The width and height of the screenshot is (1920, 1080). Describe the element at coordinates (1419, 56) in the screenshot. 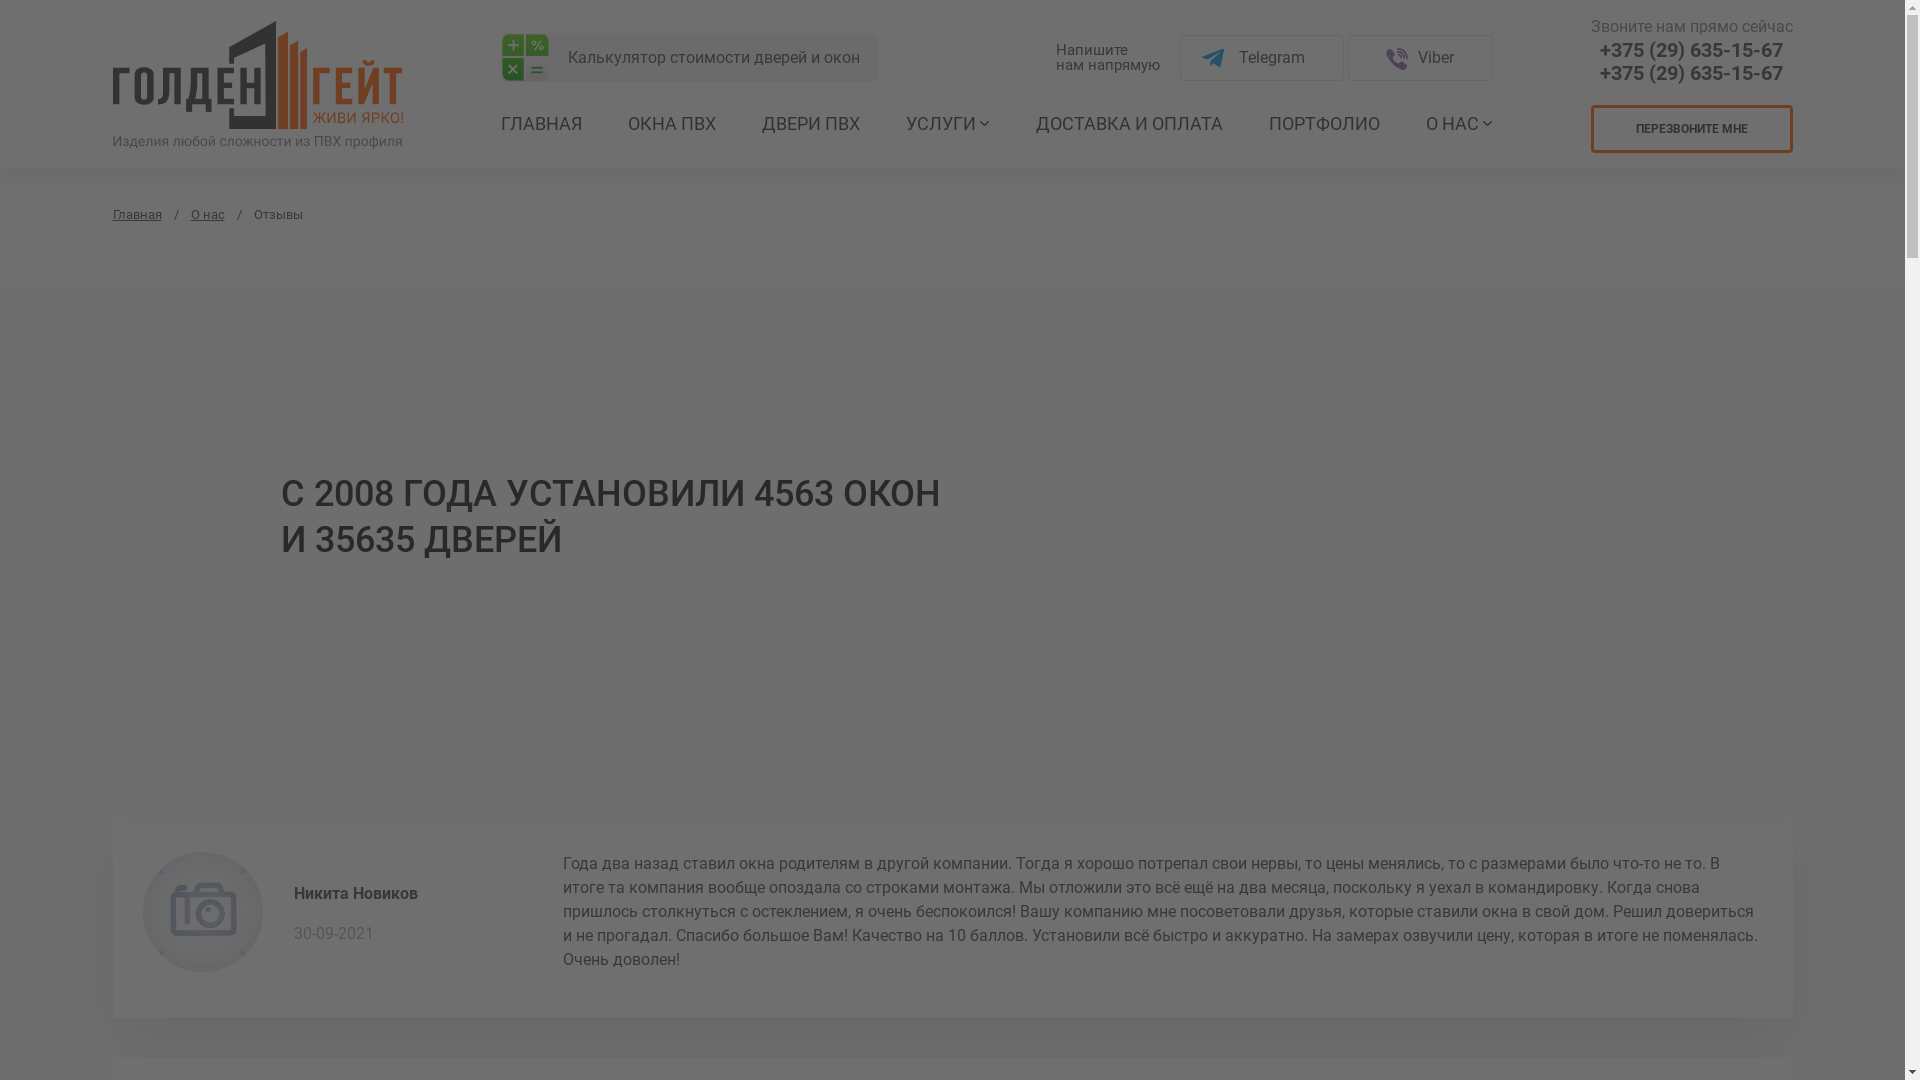

I see `'Viber'` at that location.